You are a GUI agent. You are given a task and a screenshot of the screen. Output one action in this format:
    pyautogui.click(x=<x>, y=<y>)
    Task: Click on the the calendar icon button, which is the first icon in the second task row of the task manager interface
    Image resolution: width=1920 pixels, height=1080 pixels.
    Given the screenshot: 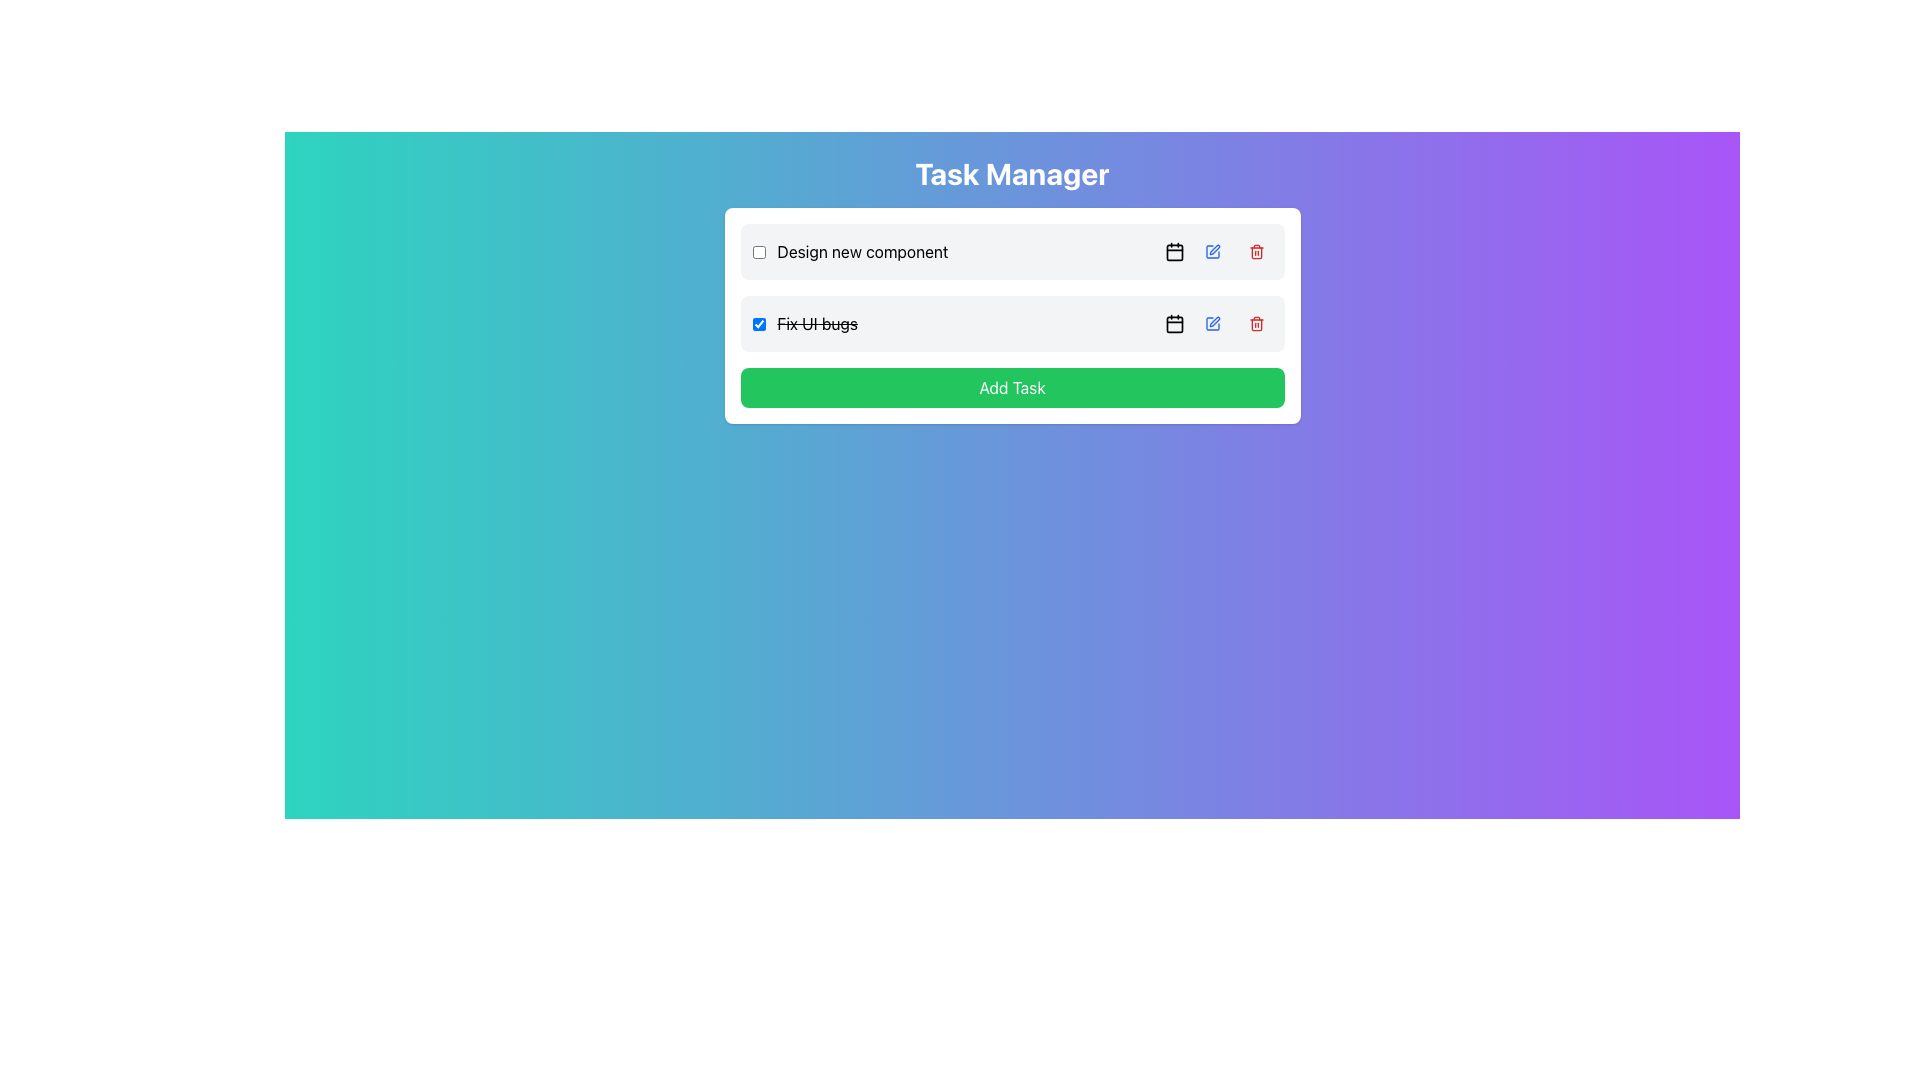 What is the action you would take?
    pyautogui.click(x=1174, y=323)
    